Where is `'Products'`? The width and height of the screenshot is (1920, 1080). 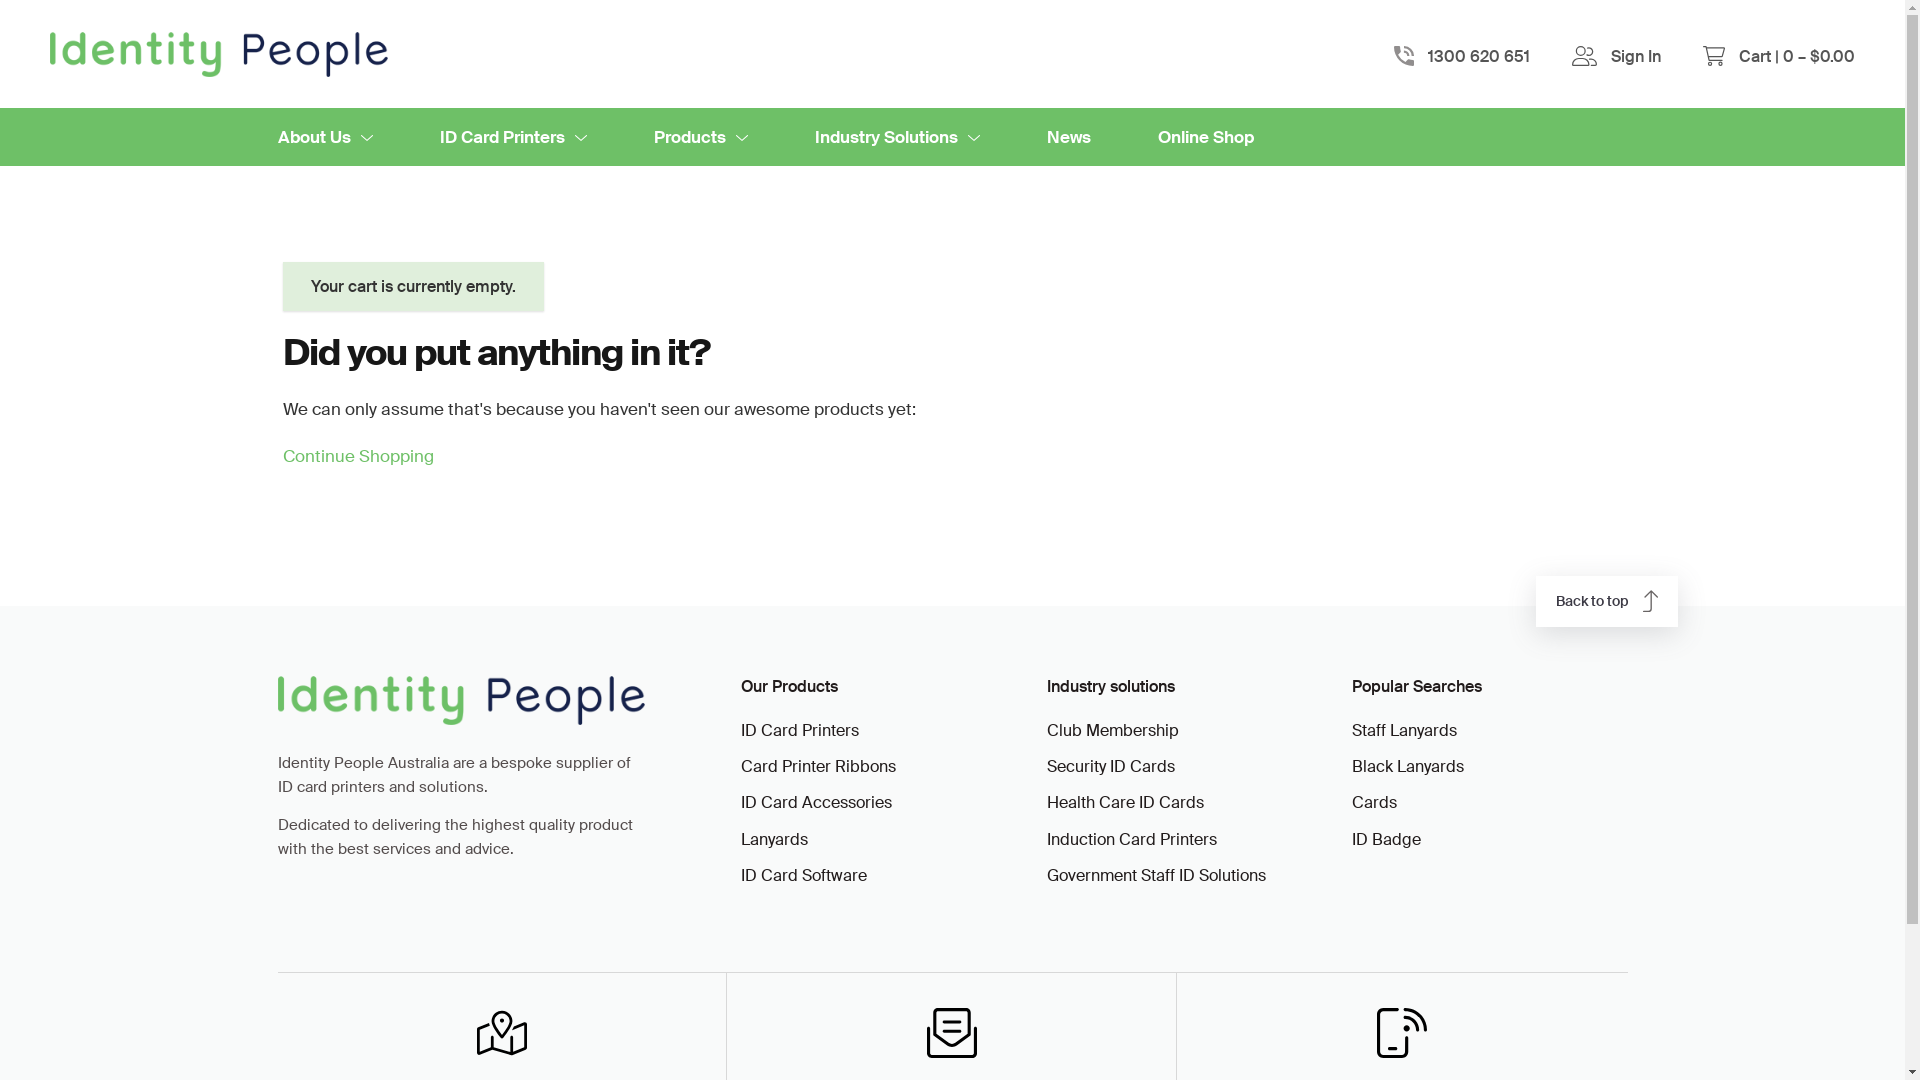 'Products' is located at coordinates (700, 136).